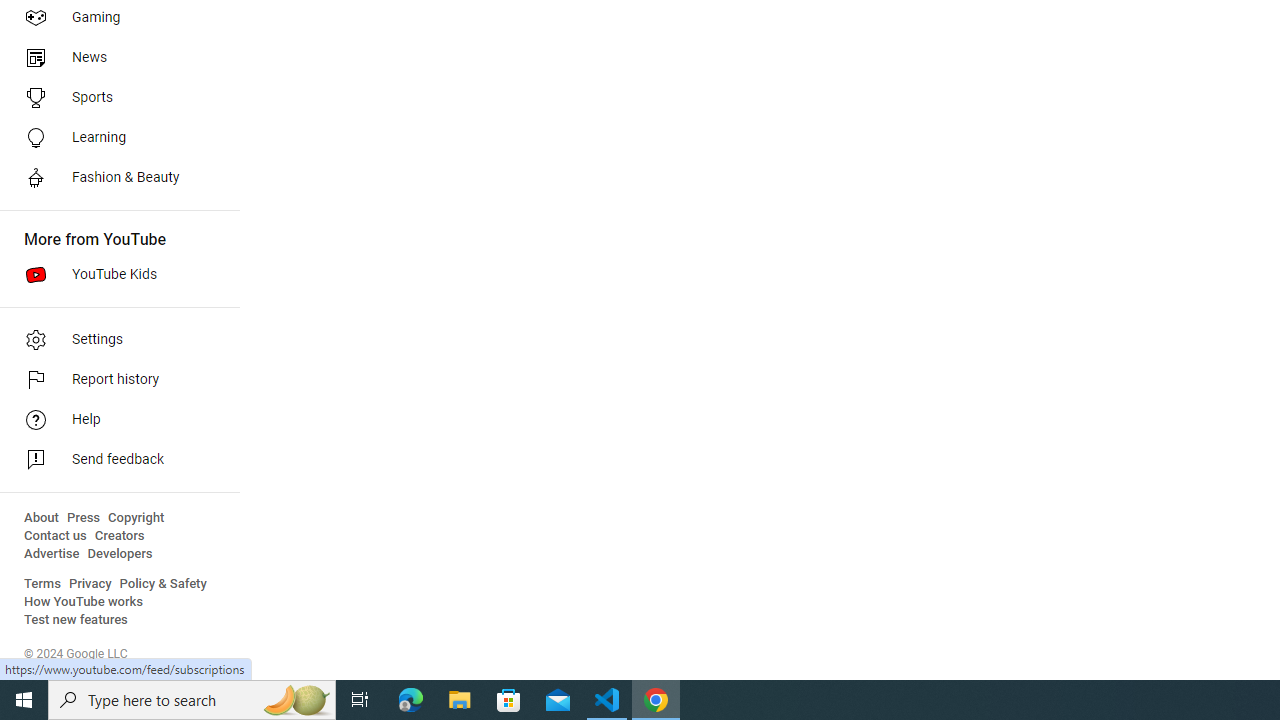 This screenshot has width=1280, height=720. Describe the element at coordinates (118, 535) in the screenshot. I see `'Creators'` at that location.